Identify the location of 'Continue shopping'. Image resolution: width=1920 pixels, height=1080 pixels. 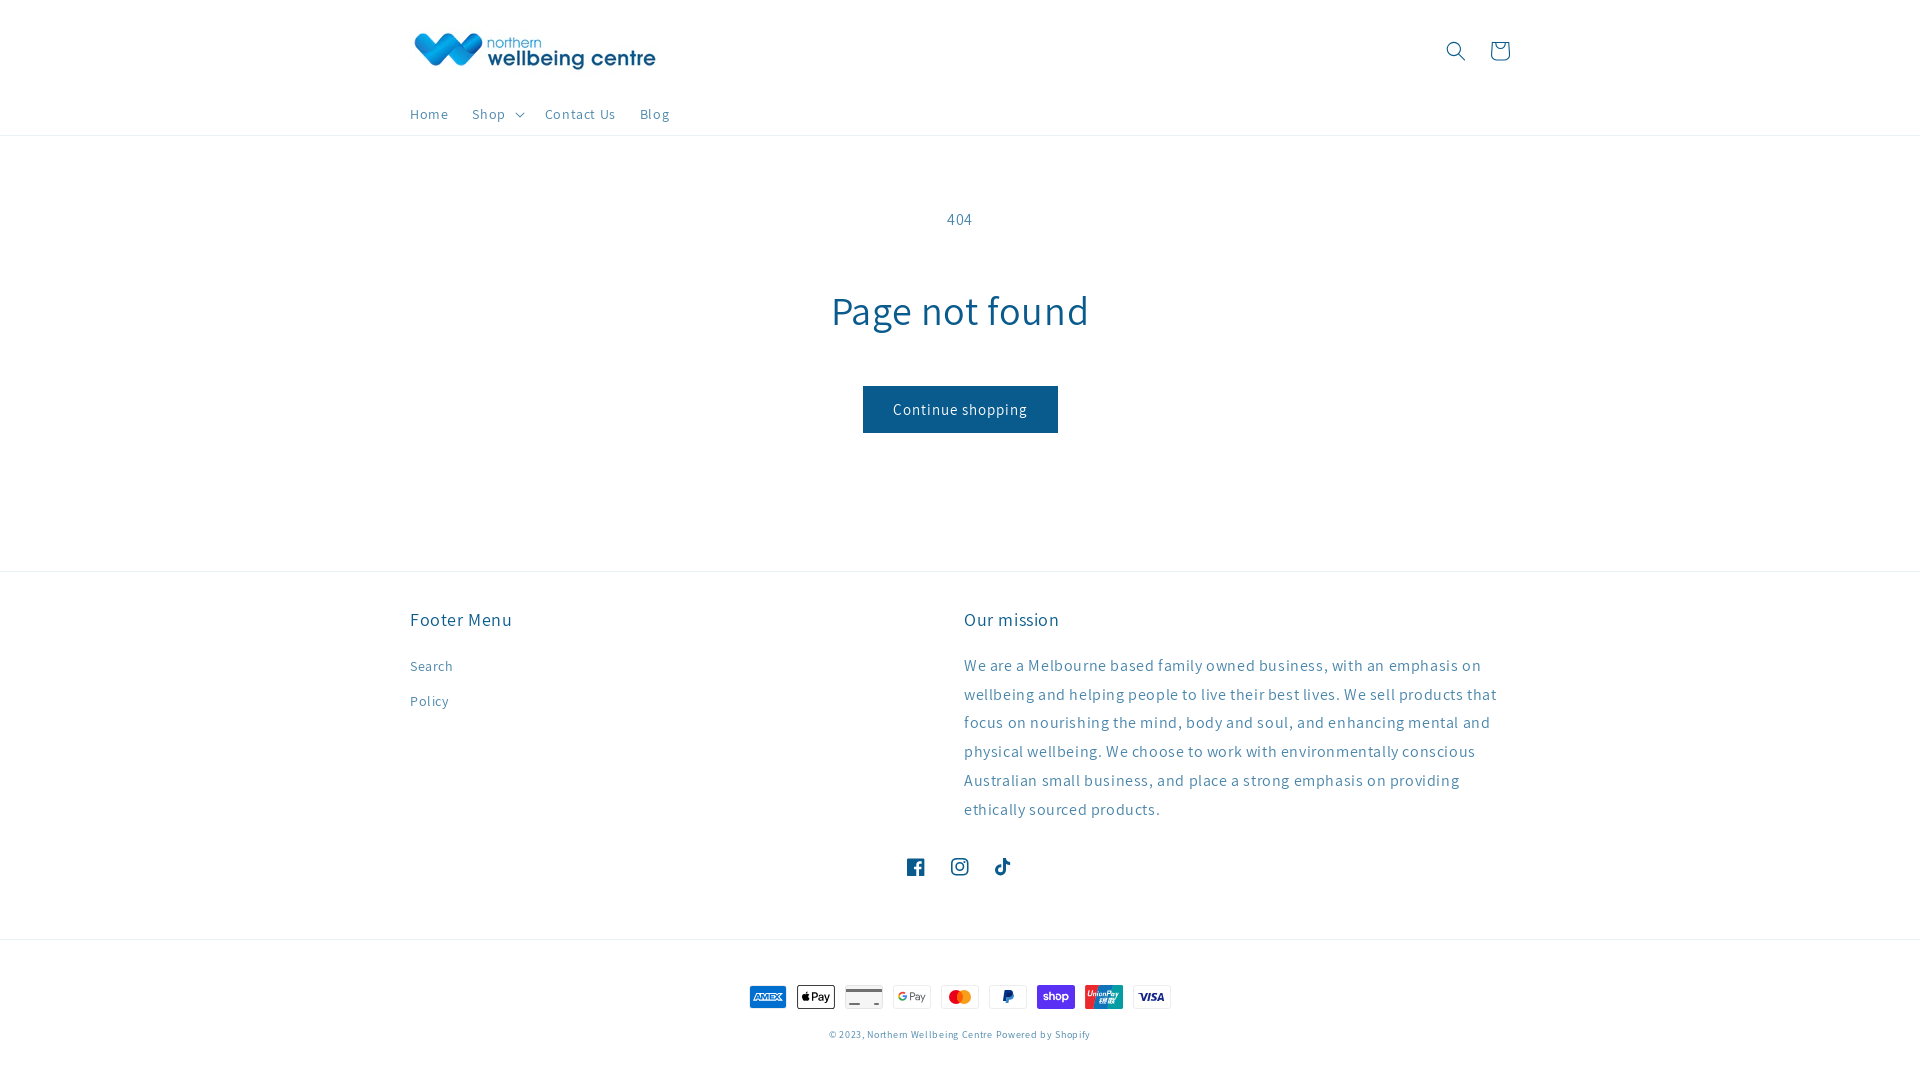
(862, 408).